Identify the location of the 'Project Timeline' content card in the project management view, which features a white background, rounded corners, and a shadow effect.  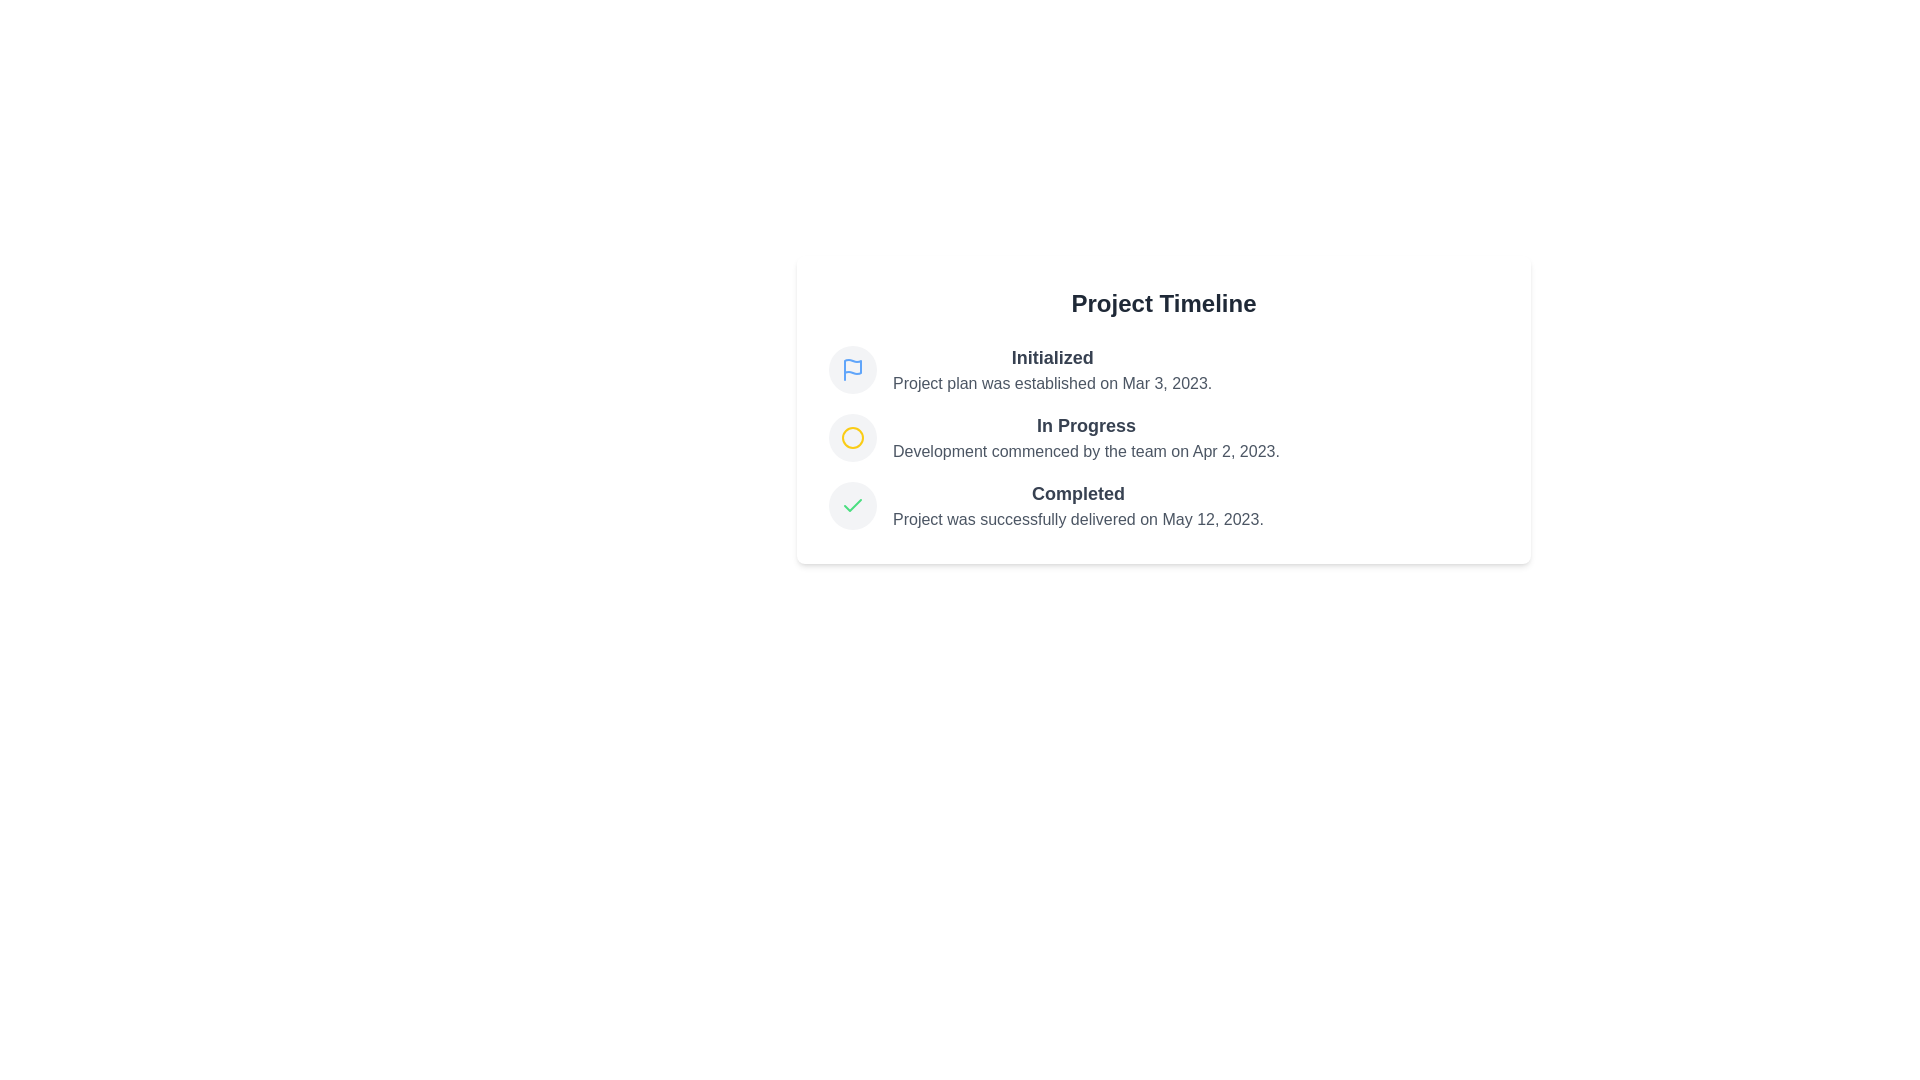
(1163, 408).